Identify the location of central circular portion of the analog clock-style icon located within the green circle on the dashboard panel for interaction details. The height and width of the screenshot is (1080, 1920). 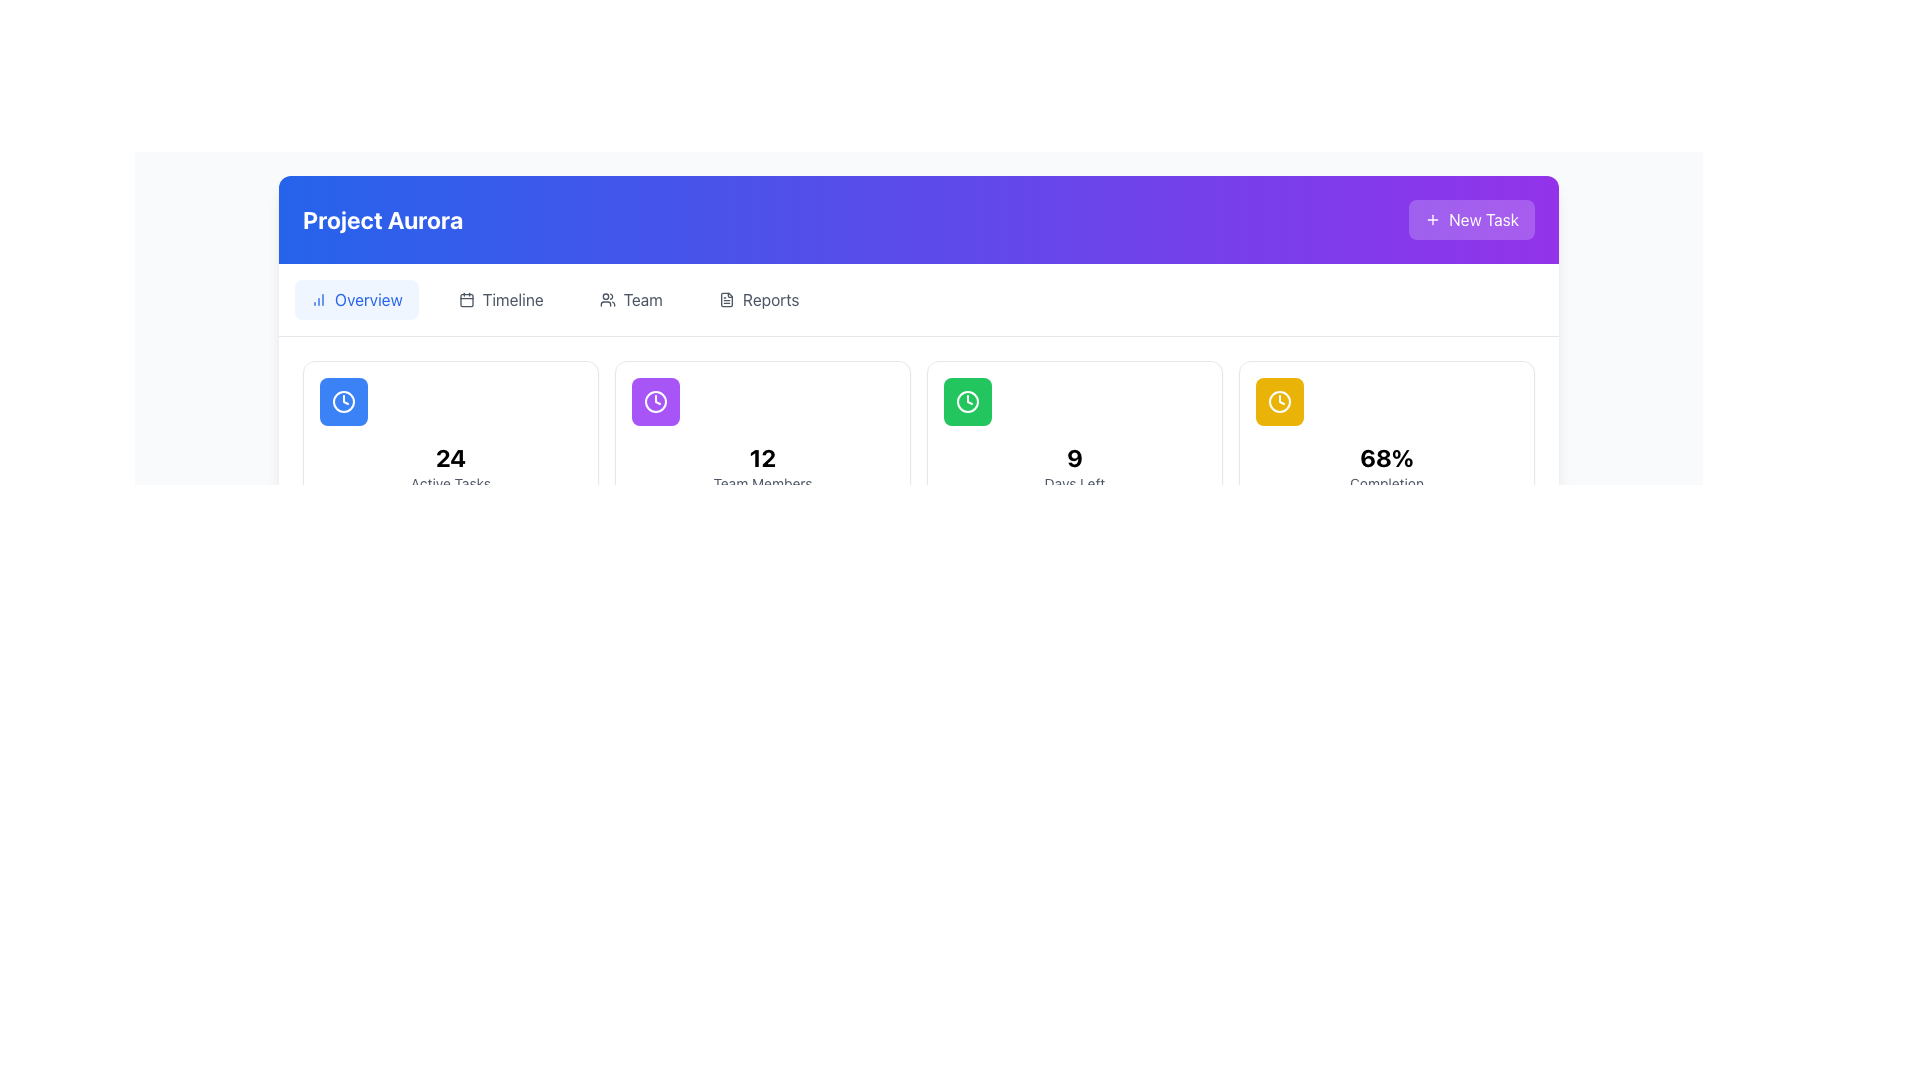
(968, 401).